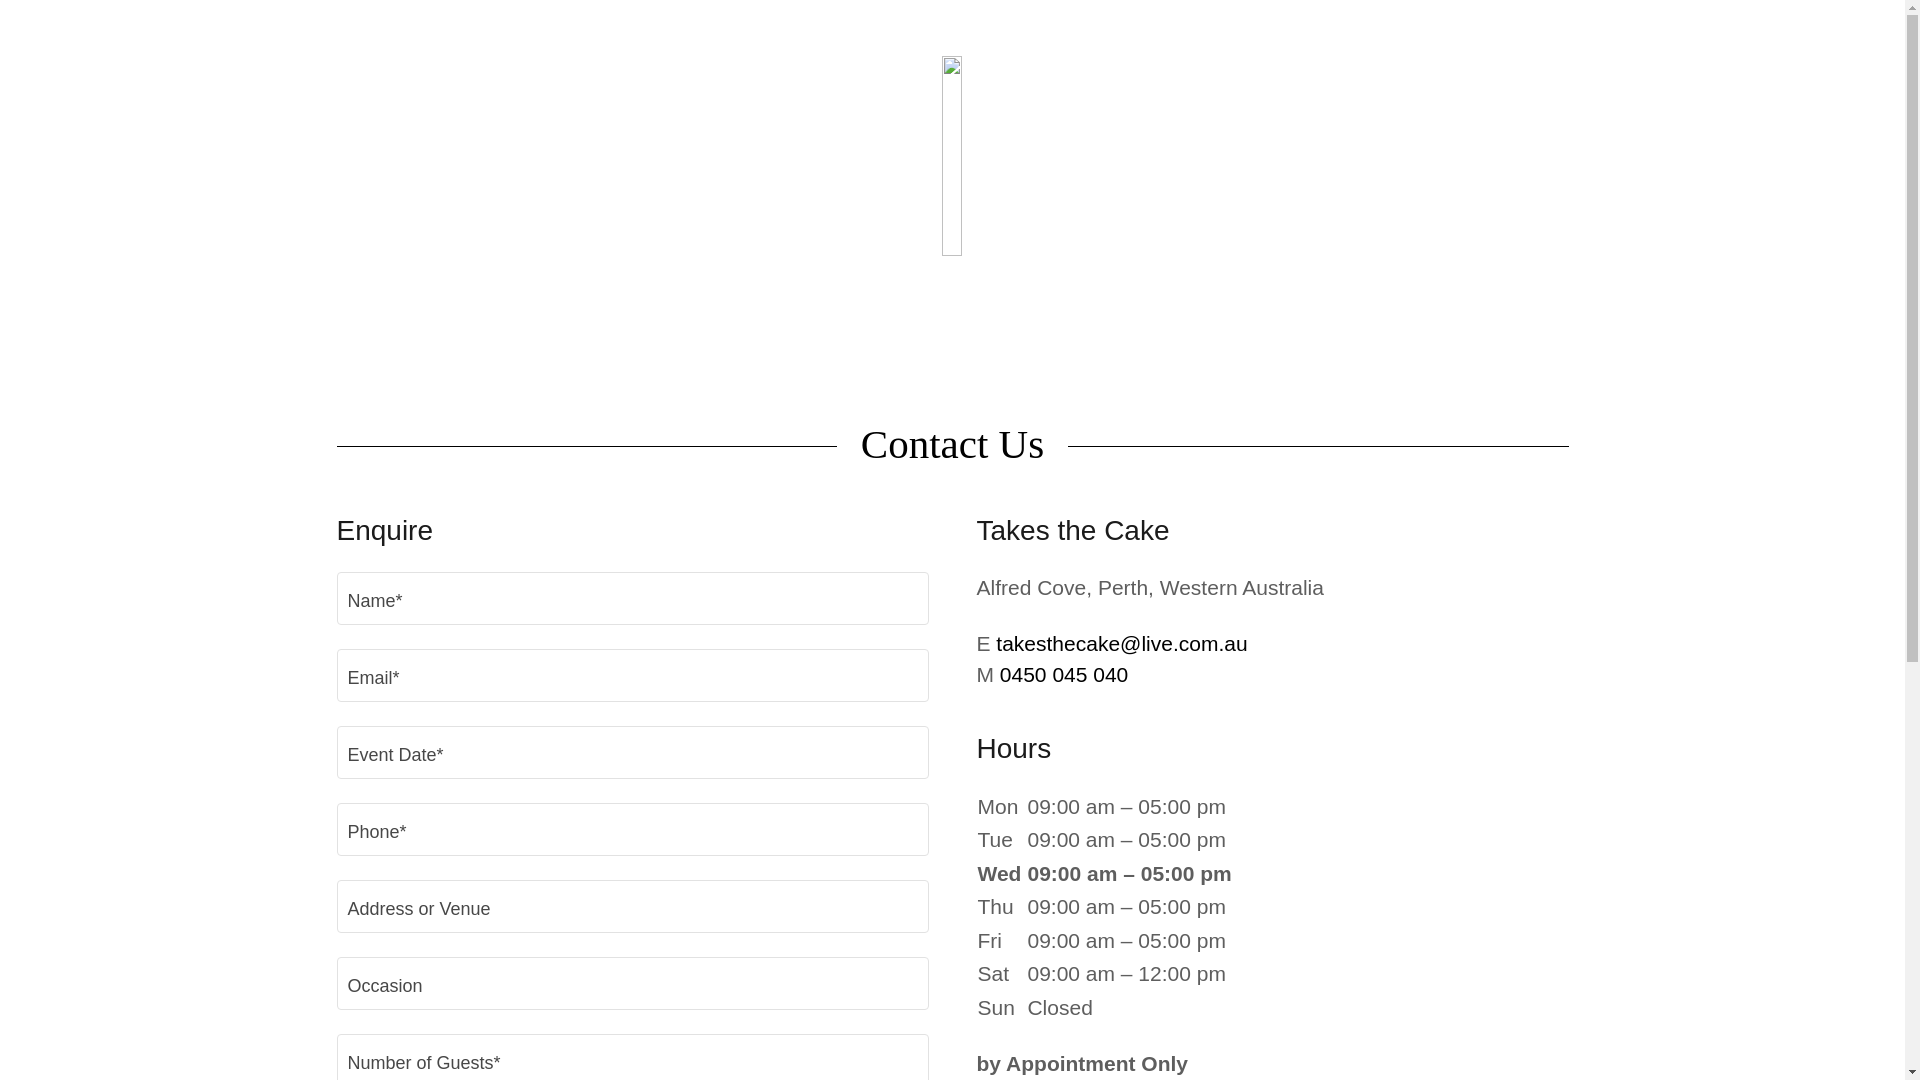 The width and height of the screenshot is (1920, 1080). Describe the element at coordinates (1063, 674) in the screenshot. I see `'0450 045 040'` at that location.